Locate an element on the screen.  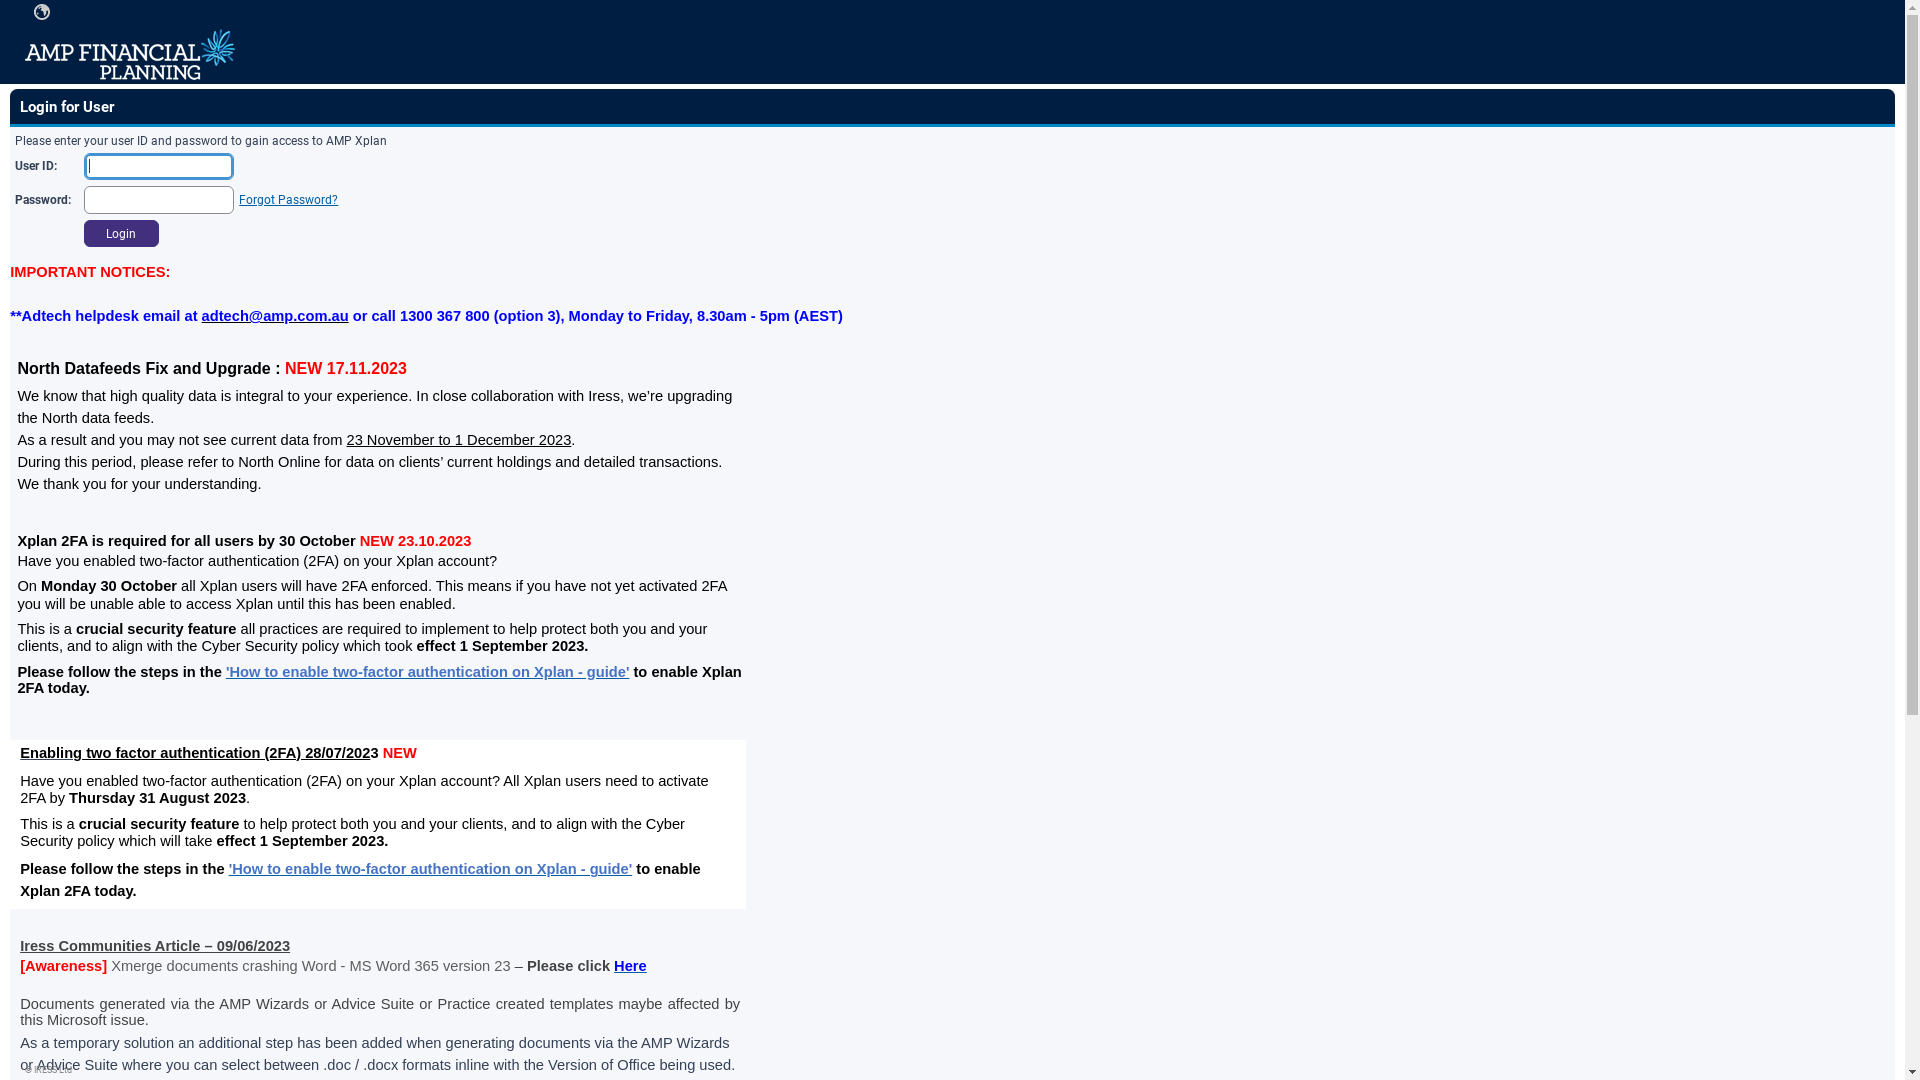
''How to enable two-factor authentication on Xplan - guide'' is located at coordinates (426, 671).